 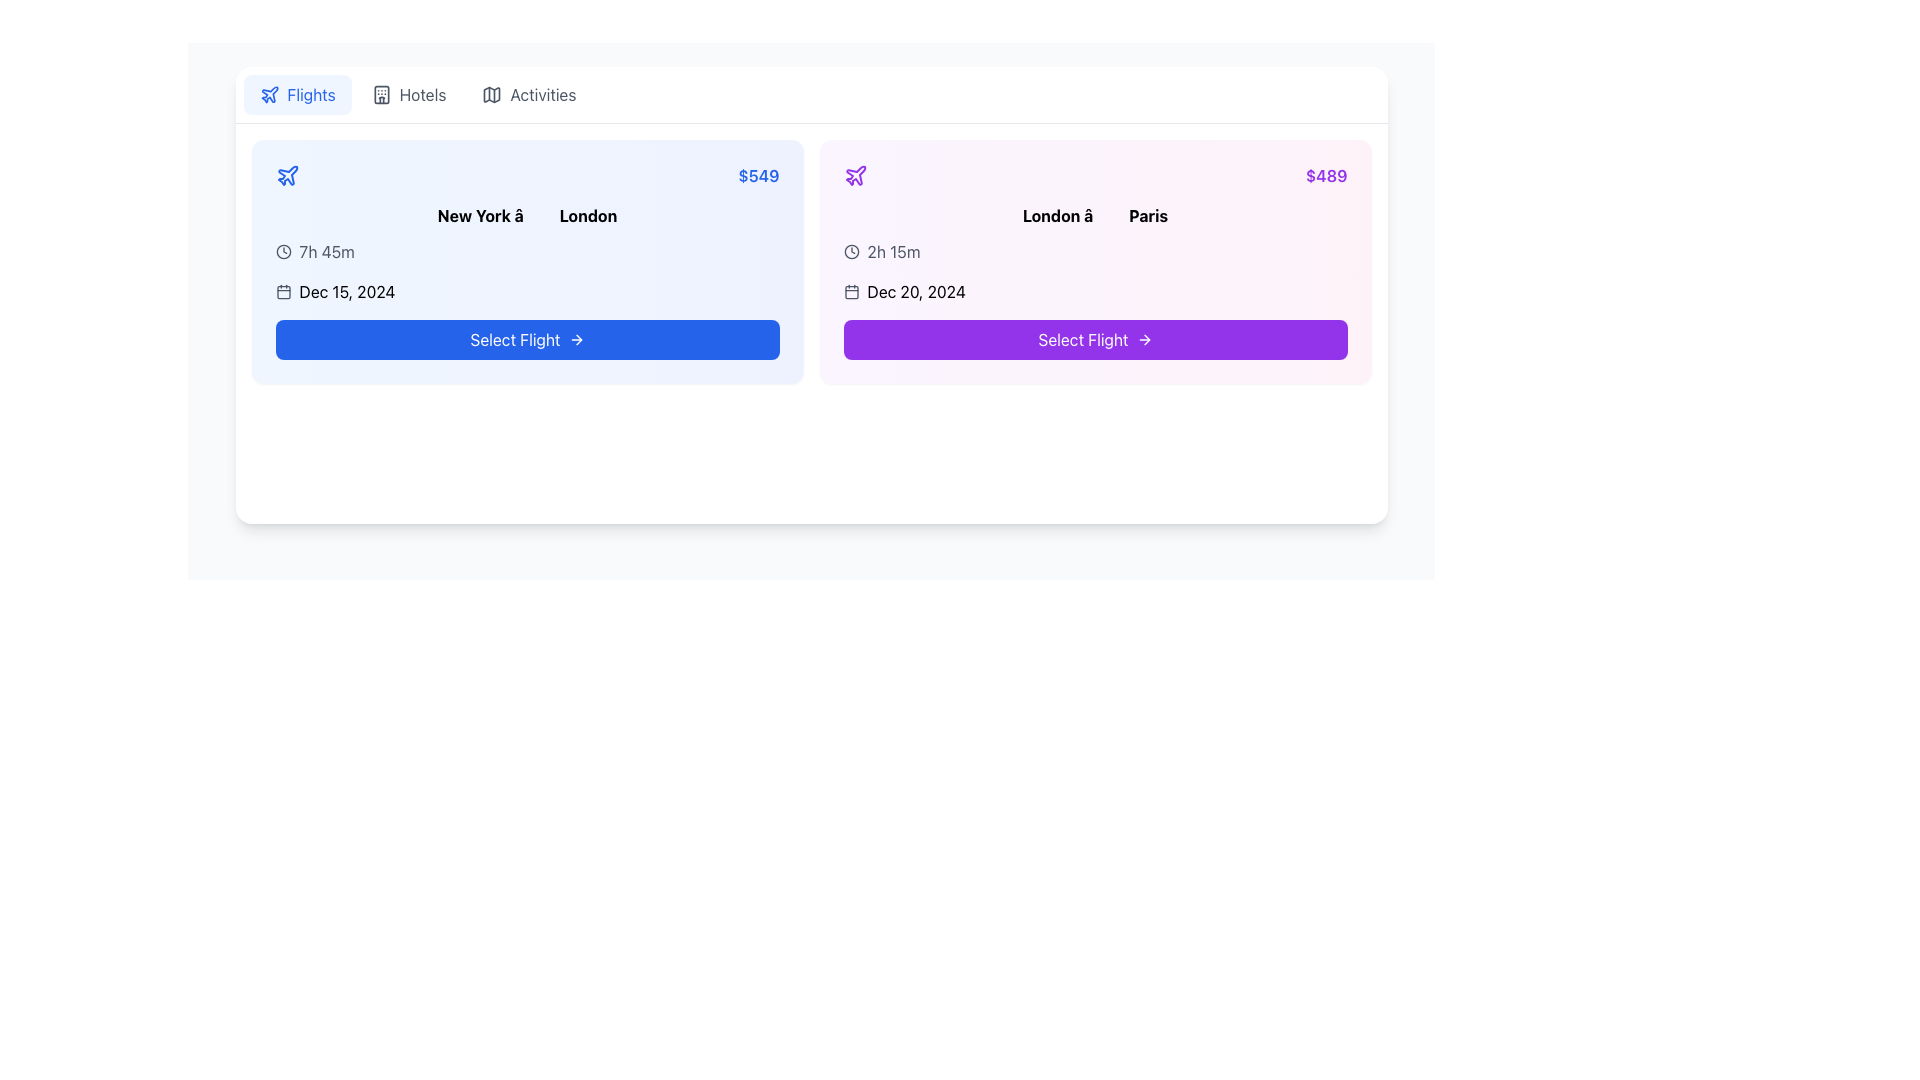 What do you see at coordinates (851, 250) in the screenshot?
I see `the small circular clock icon located in the second card on the right side of the user interface, positioned to the left of the text '2h 15m'` at bounding box center [851, 250].